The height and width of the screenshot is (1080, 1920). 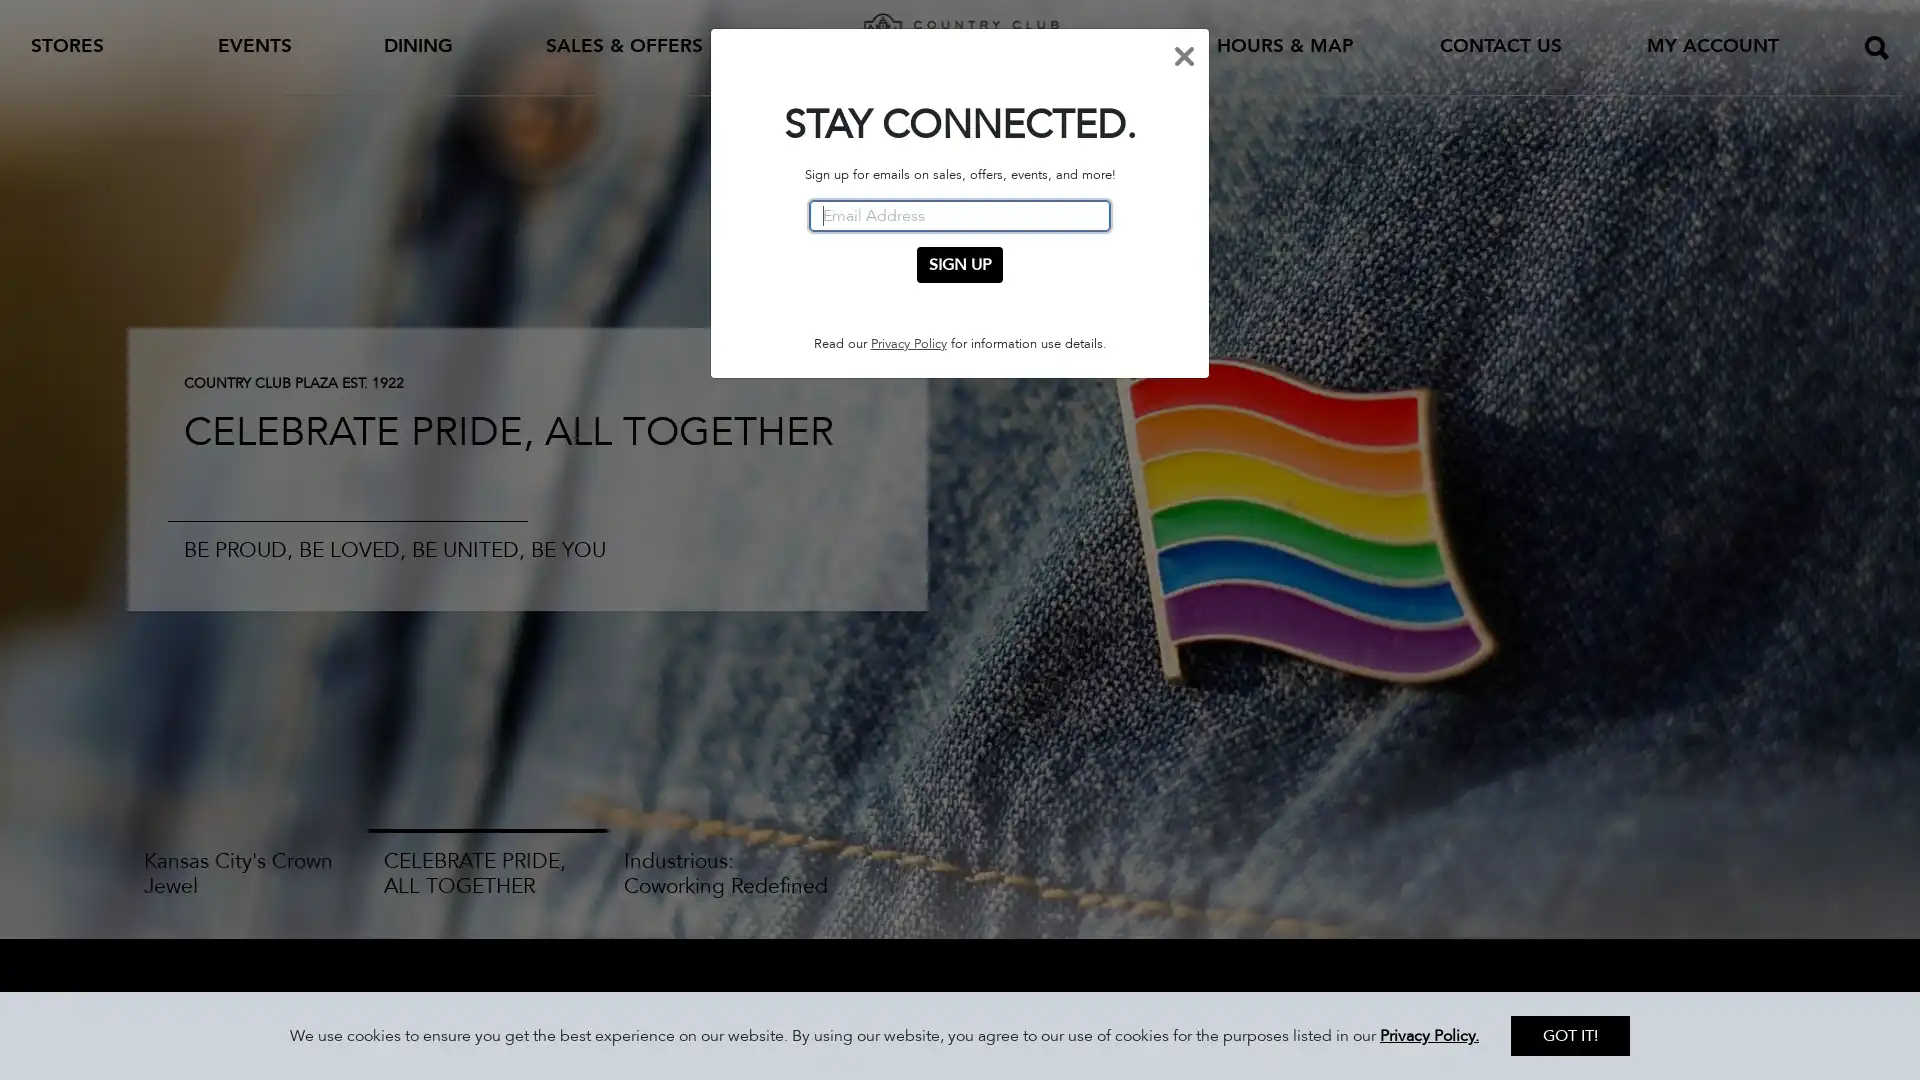 What do you see at coordinates (1184, 56) in the screenshot?
I see `Close` at bounding box center [1184, 56].